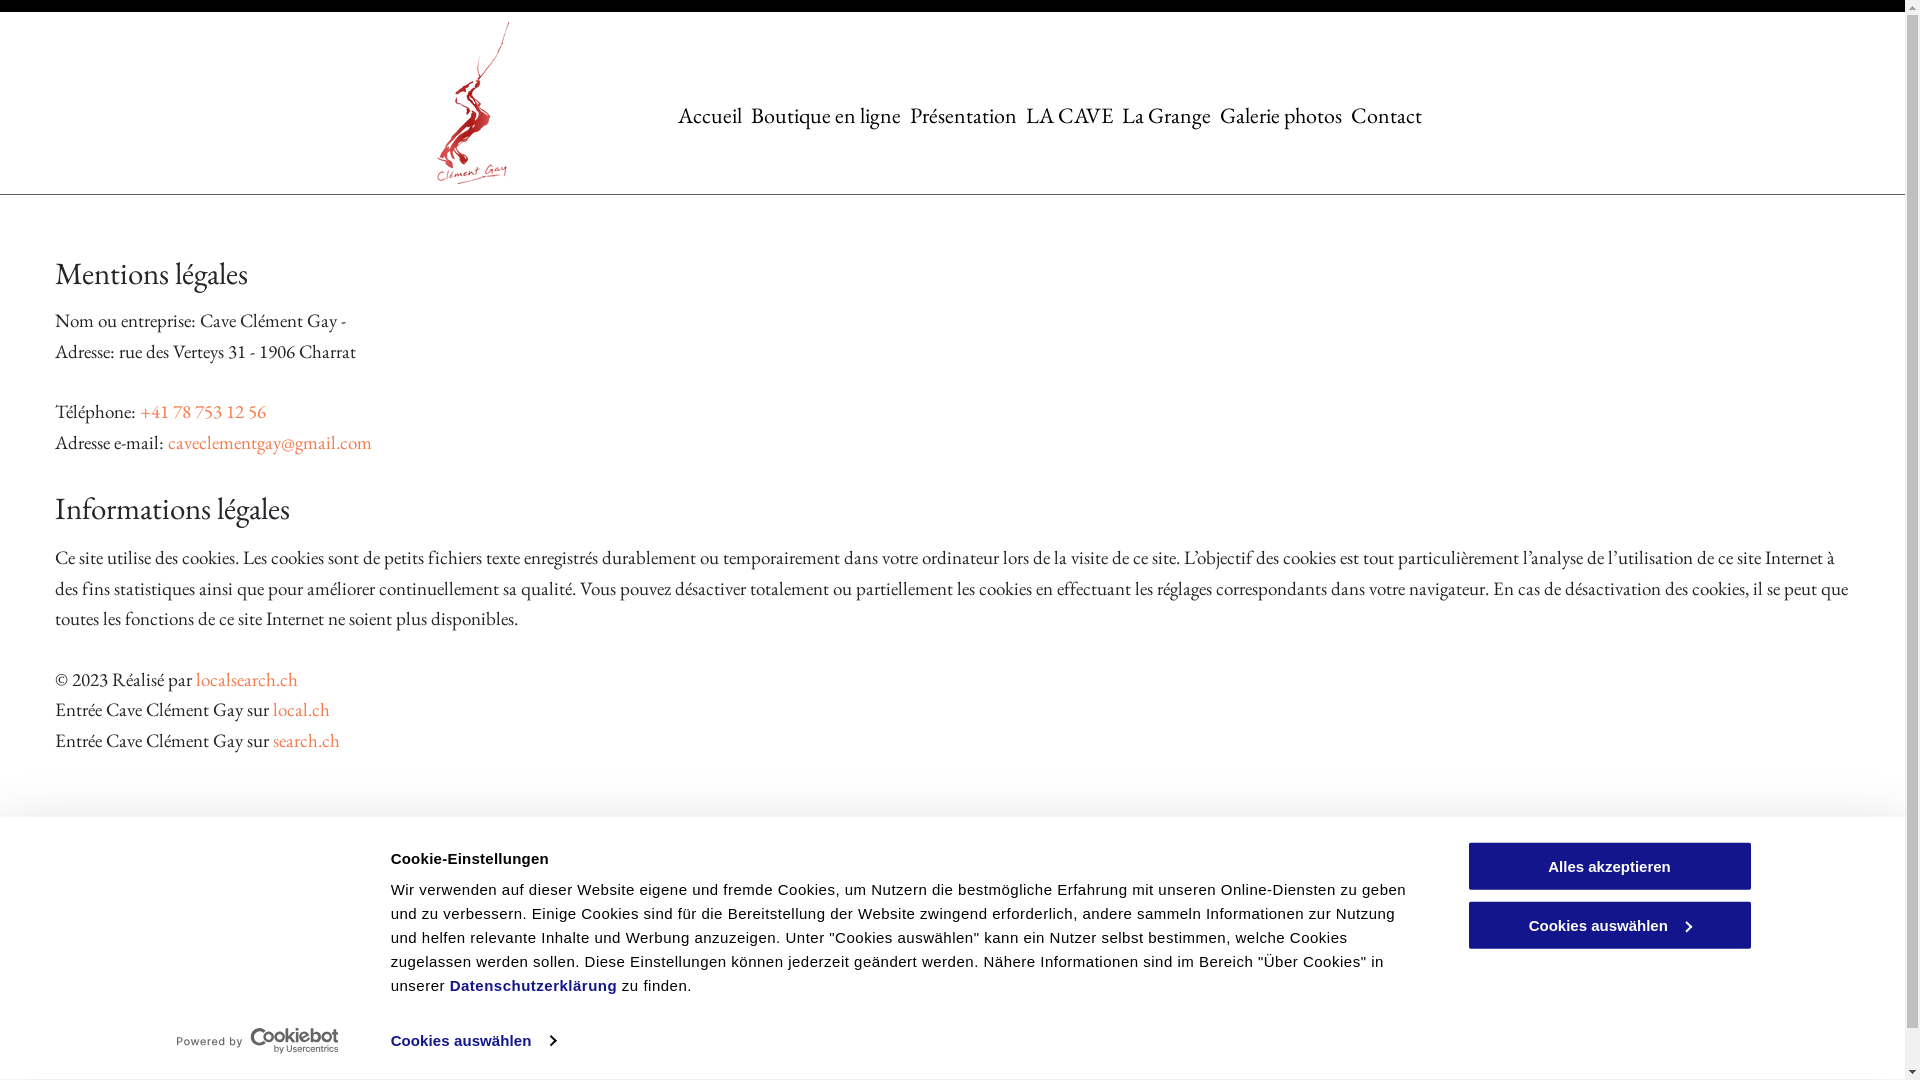  I want to click on 'search.ch', so click(305, 740).